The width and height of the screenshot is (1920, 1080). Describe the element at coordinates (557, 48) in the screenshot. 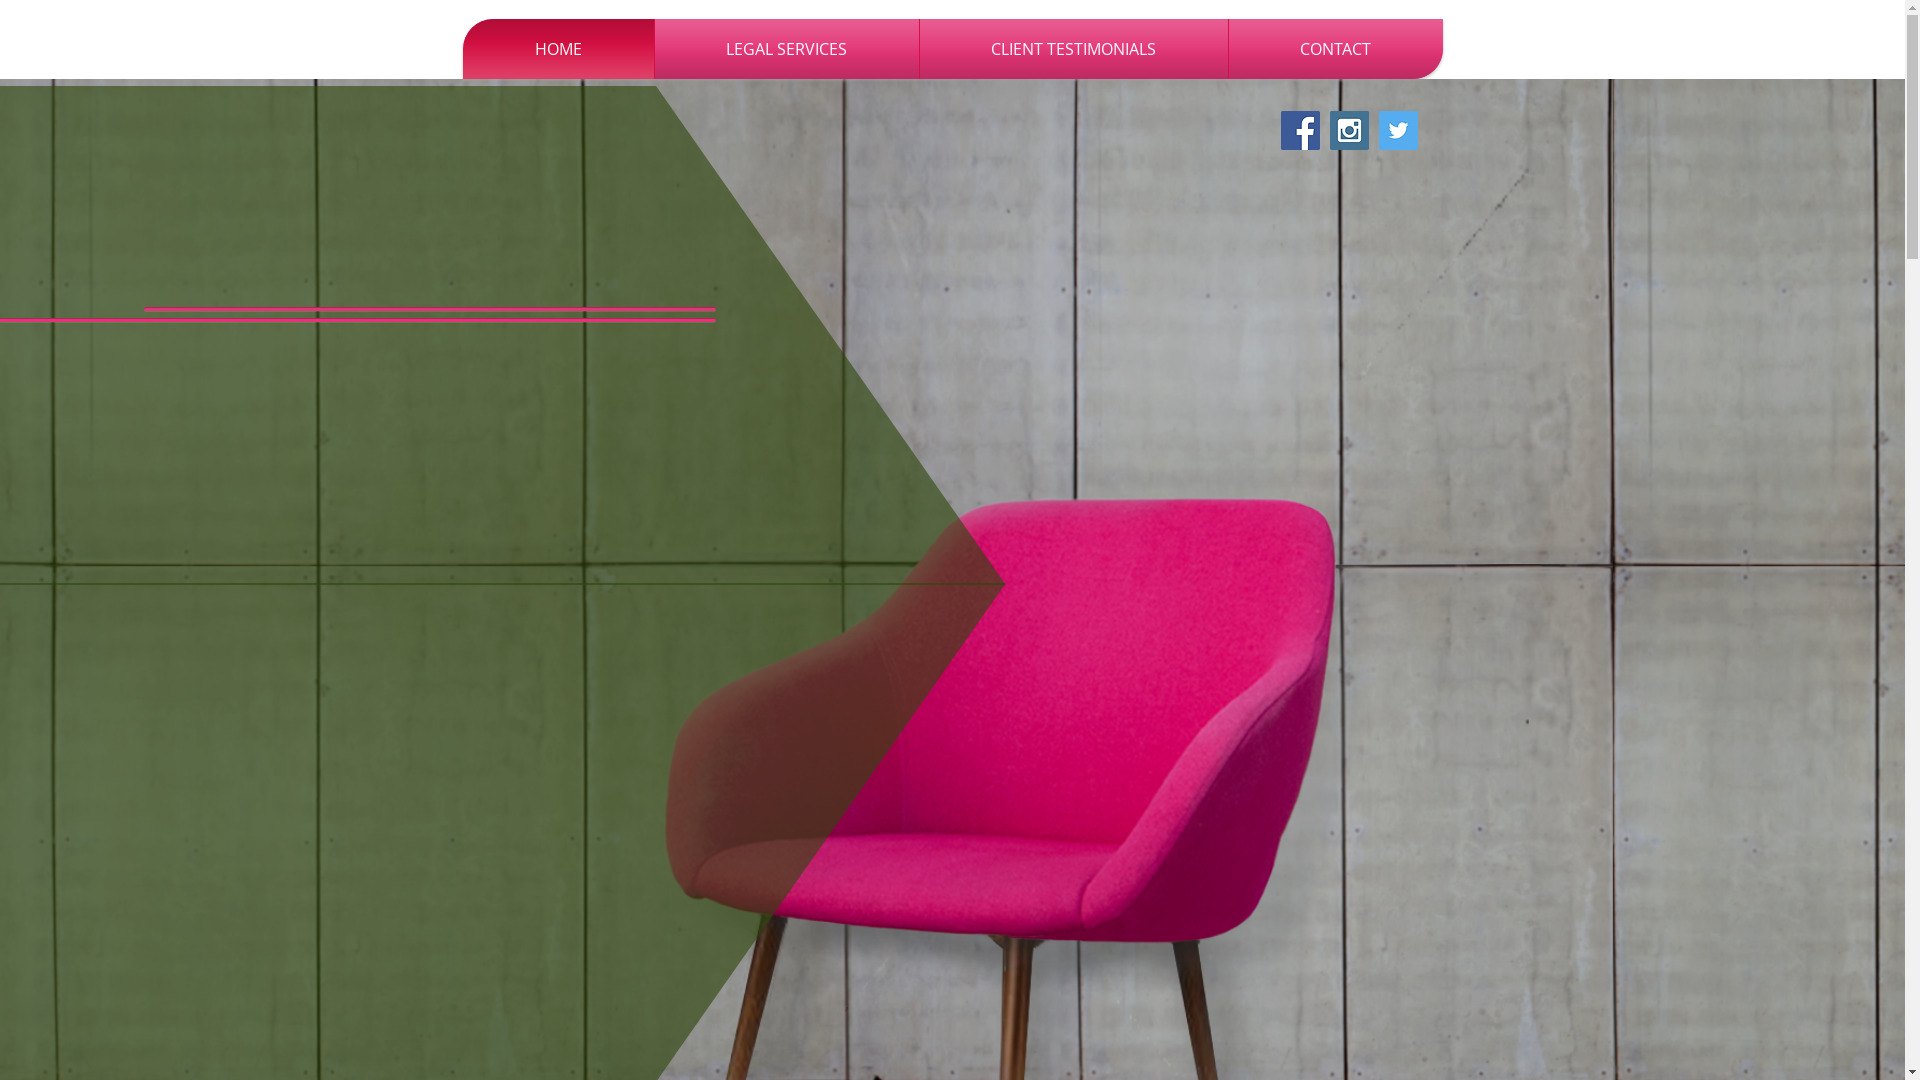

I see `'HOME'` at that location.